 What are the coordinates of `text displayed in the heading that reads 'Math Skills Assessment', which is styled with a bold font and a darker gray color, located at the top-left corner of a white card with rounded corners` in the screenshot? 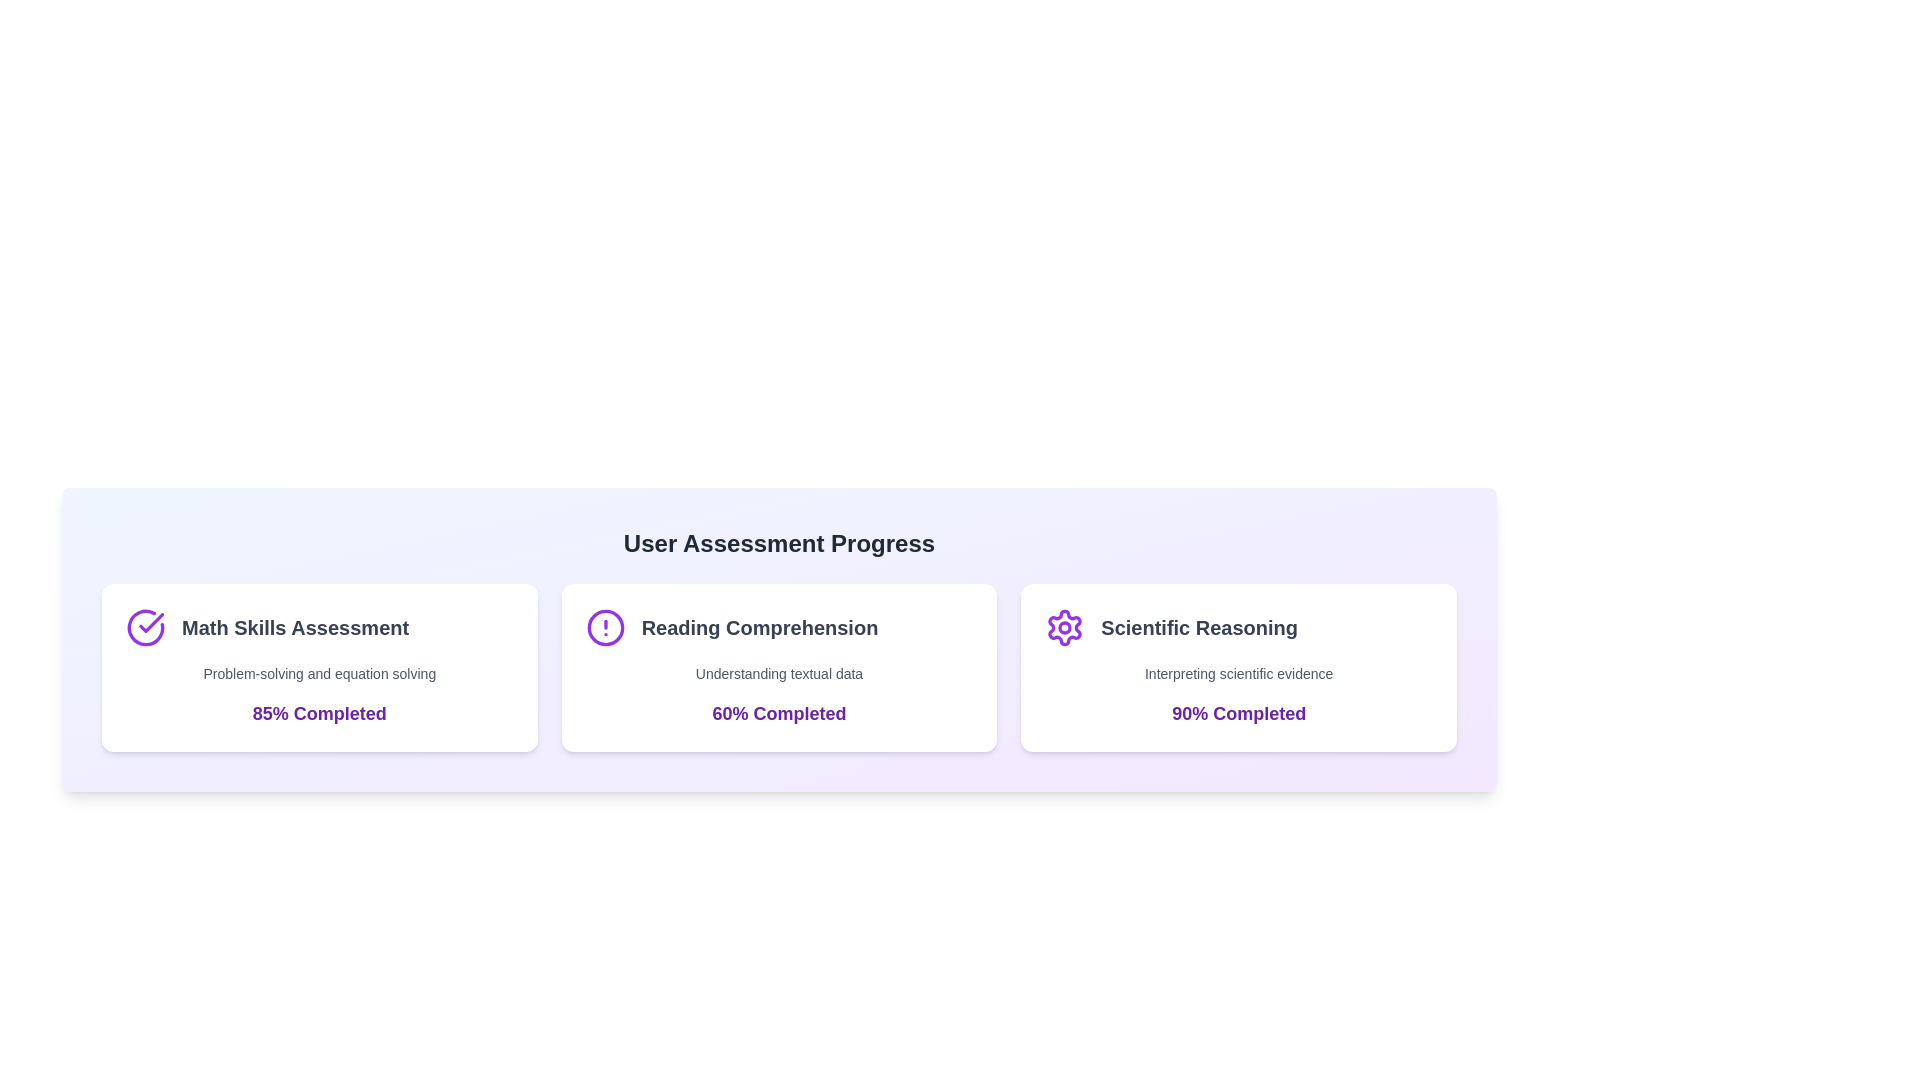 It's located at (318, 627).